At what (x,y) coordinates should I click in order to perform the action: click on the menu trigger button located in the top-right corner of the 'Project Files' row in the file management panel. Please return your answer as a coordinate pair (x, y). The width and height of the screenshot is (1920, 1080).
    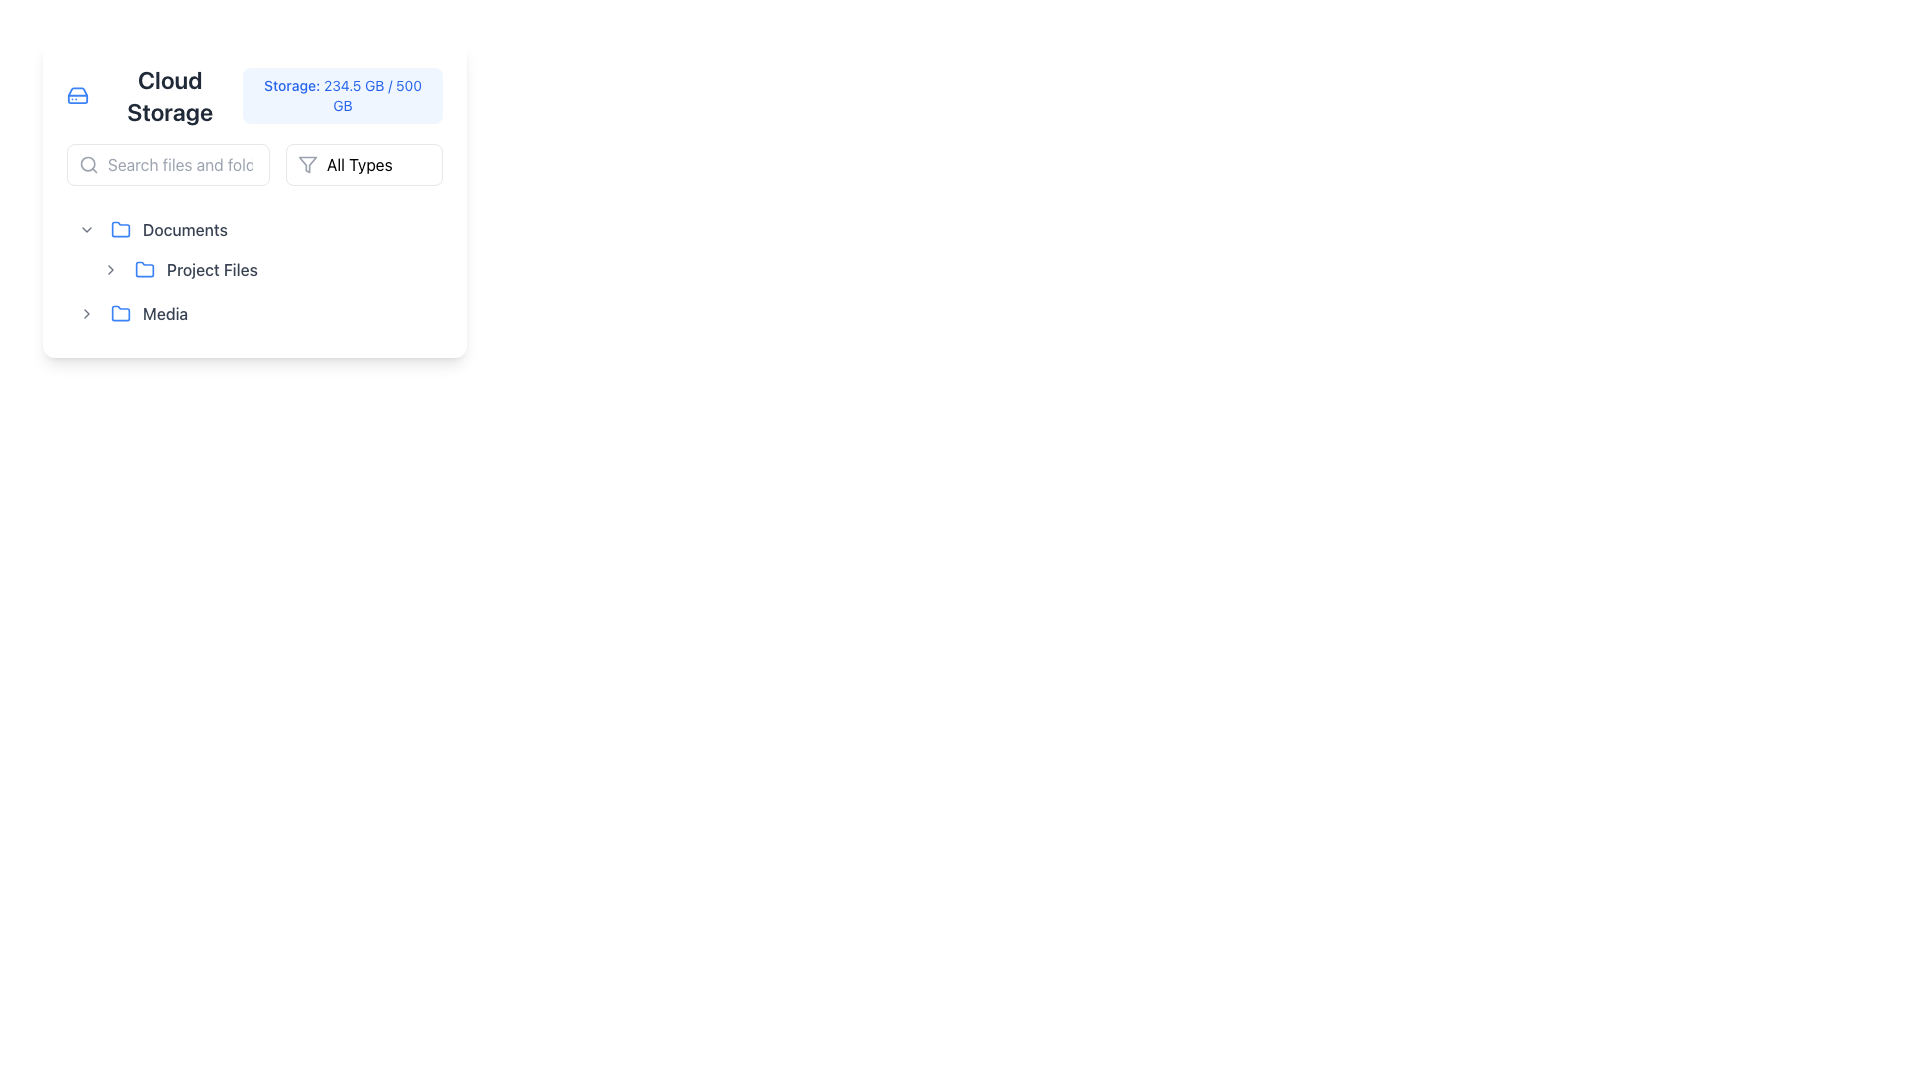
    Looking at the image, I should click on (421, 270).